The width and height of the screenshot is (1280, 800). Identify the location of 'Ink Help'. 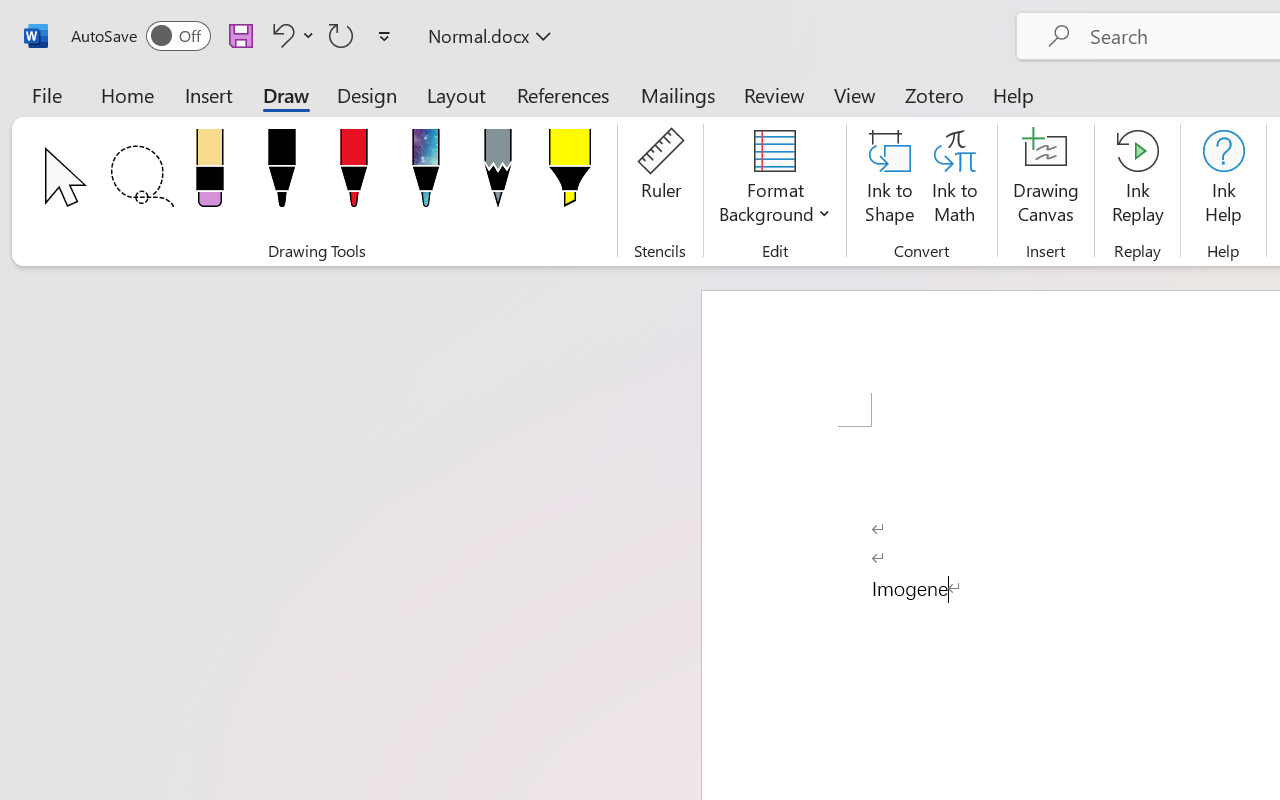
(1222, 179).